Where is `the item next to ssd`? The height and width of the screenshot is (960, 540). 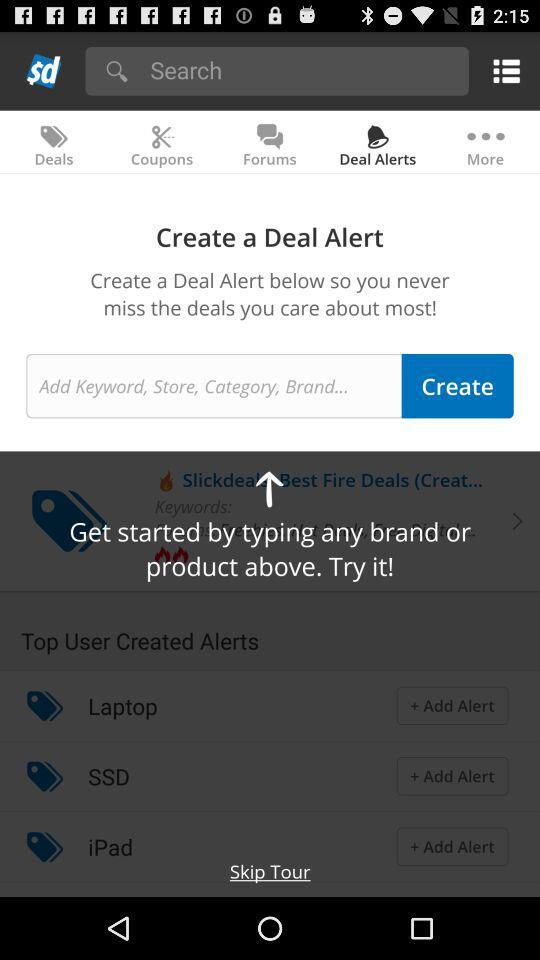 the item next to ssd is located at coordinates (44, 775).